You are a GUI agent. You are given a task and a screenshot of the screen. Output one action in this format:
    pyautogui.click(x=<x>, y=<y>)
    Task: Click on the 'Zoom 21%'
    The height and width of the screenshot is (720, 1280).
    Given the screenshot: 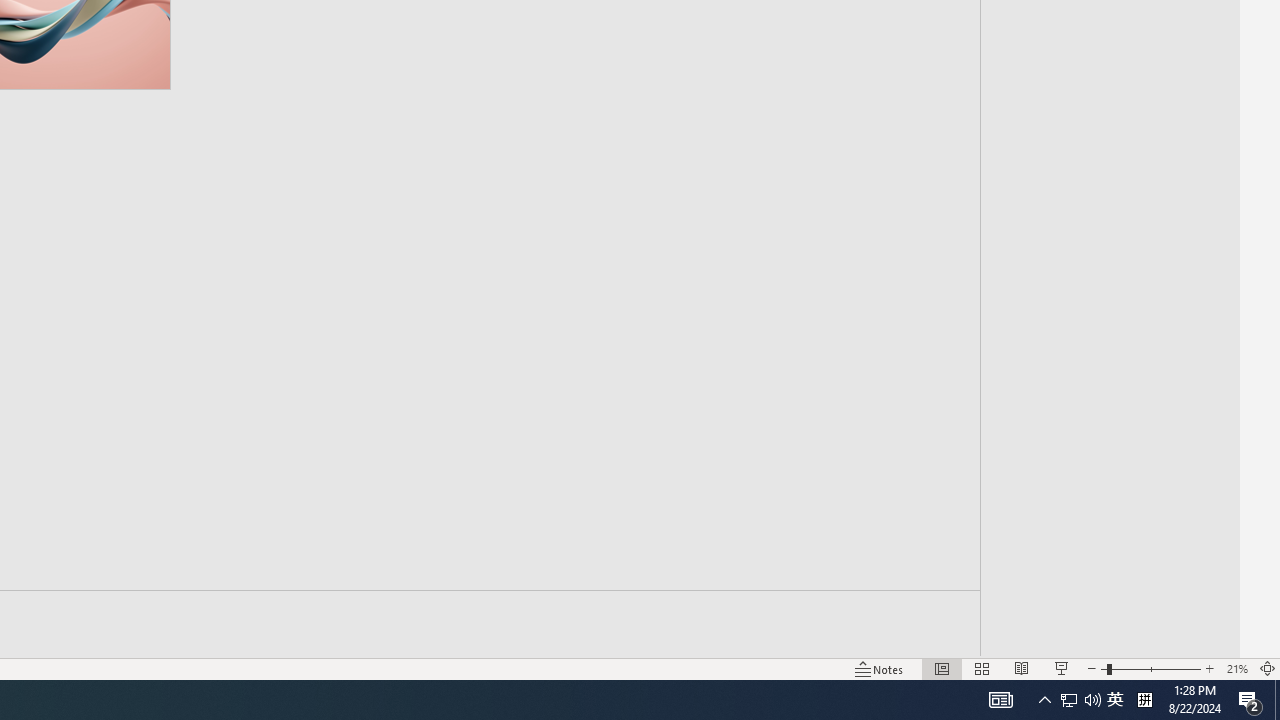 What is the action you would take?
    pyautogui.click(x=1236, y=669)
    